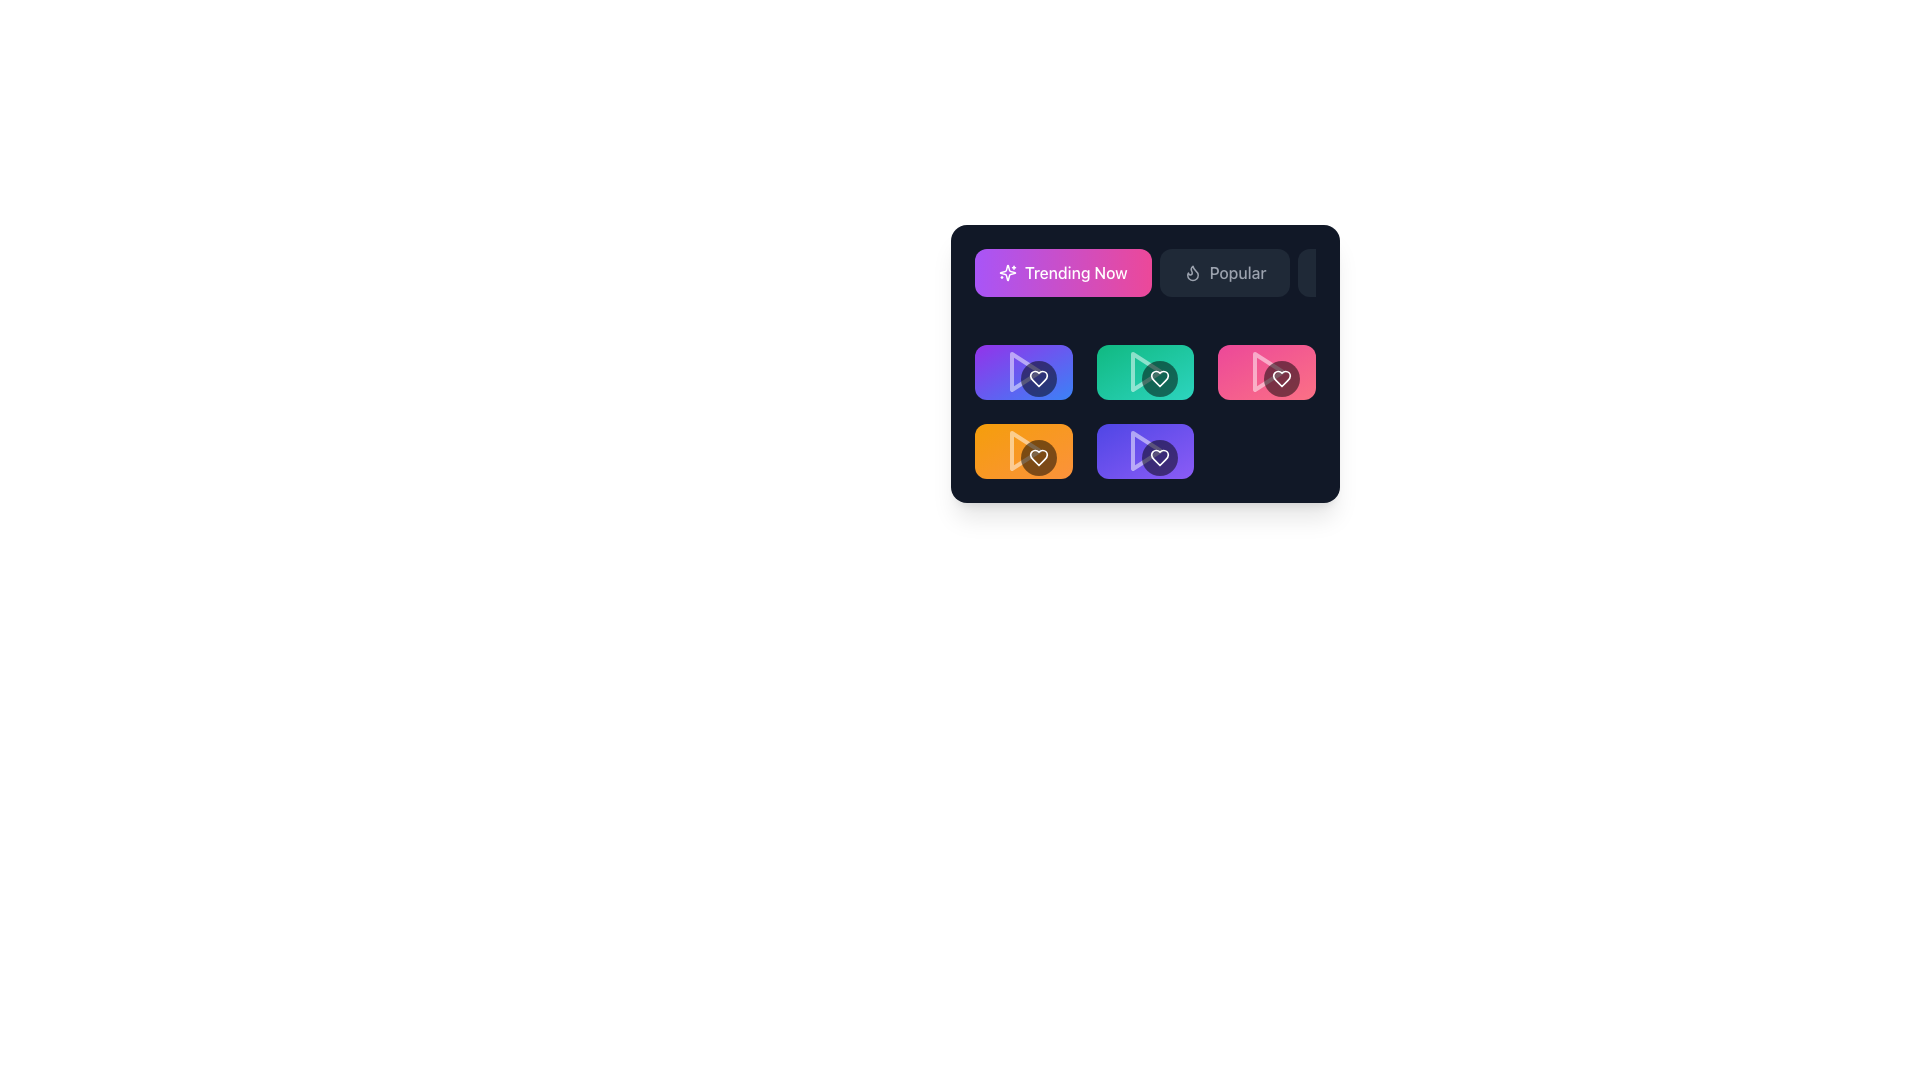 The width and height of the screenshot is (1920, 1080). Describe the element at coordinates (1145, 451) in the screenshot. I see `the play button located in the purple card at the right end of the bottom row in a grid of six cards to initiate video playback` at that location.